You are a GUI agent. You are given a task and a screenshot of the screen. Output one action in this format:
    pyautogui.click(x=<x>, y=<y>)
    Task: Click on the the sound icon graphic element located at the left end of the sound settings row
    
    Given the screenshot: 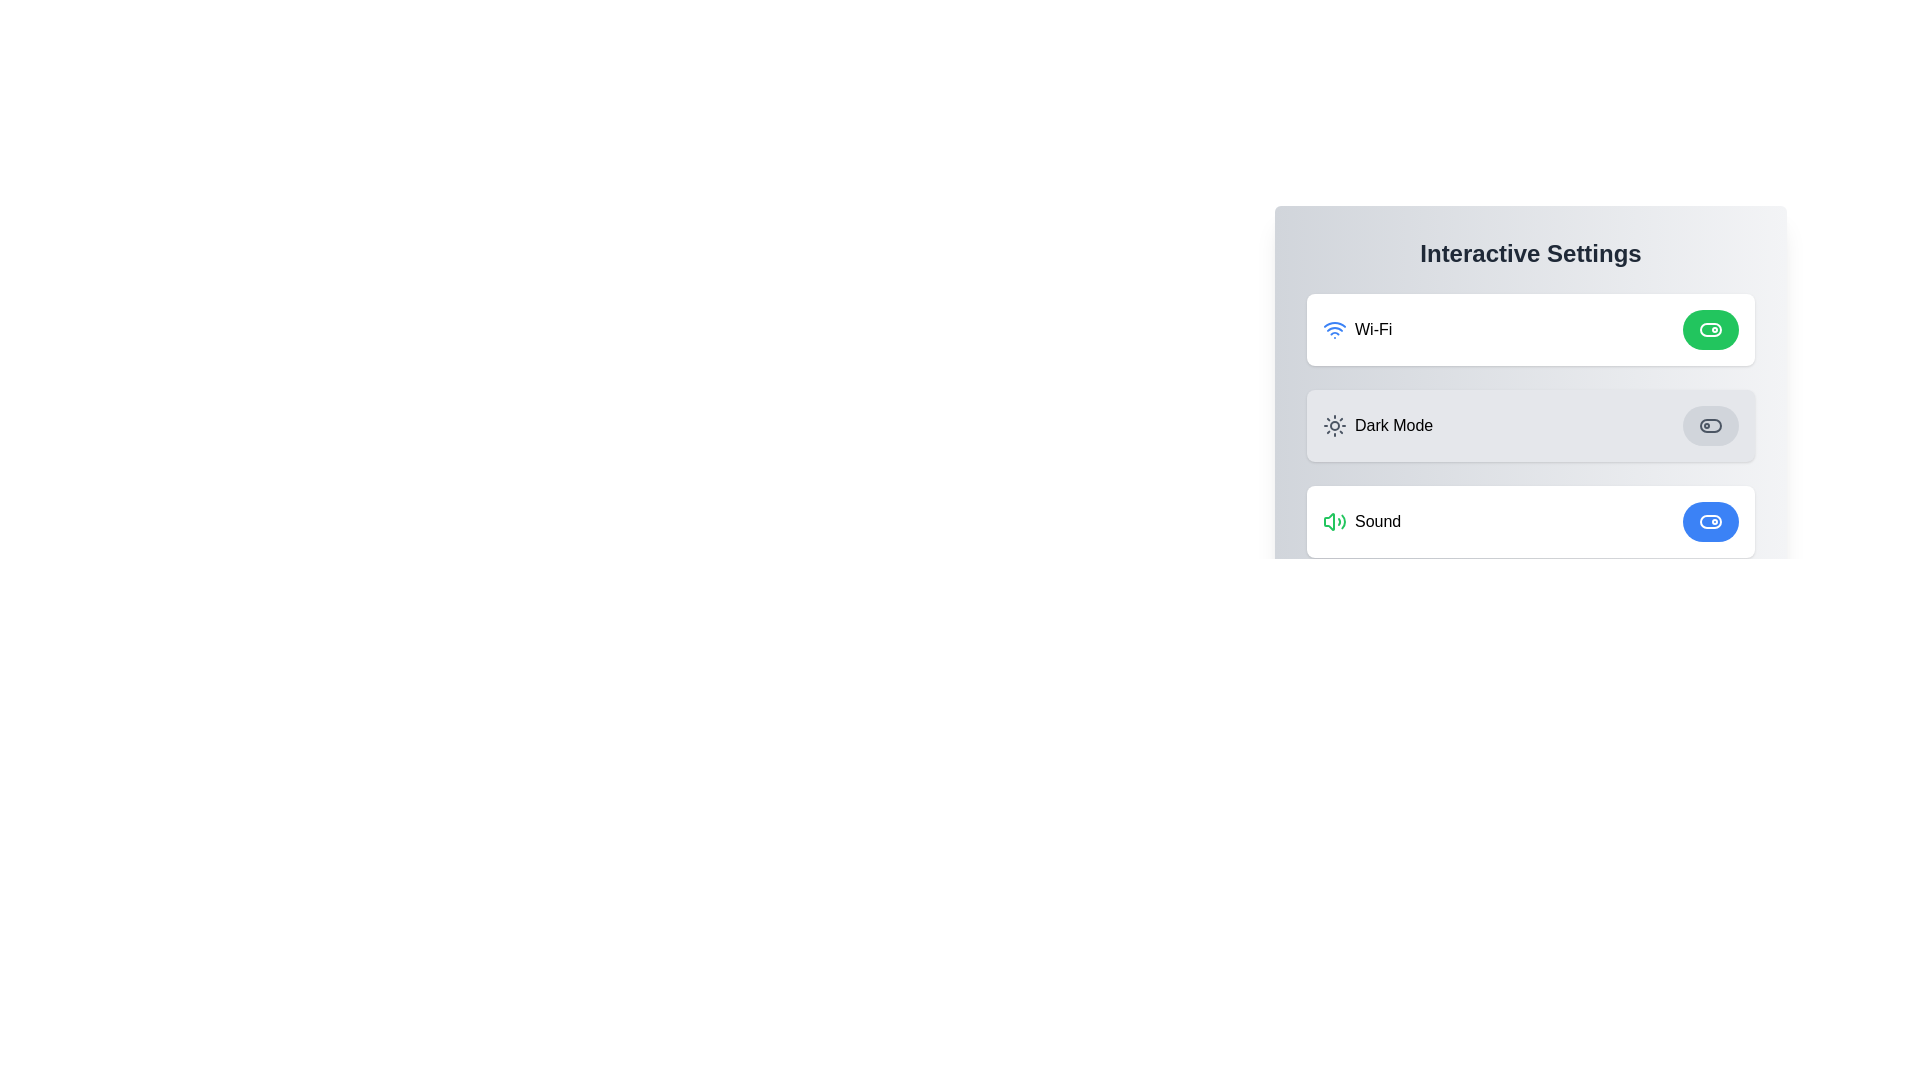 What is the action you would take?
    pyautogui.click(x=1329, y=520)
    